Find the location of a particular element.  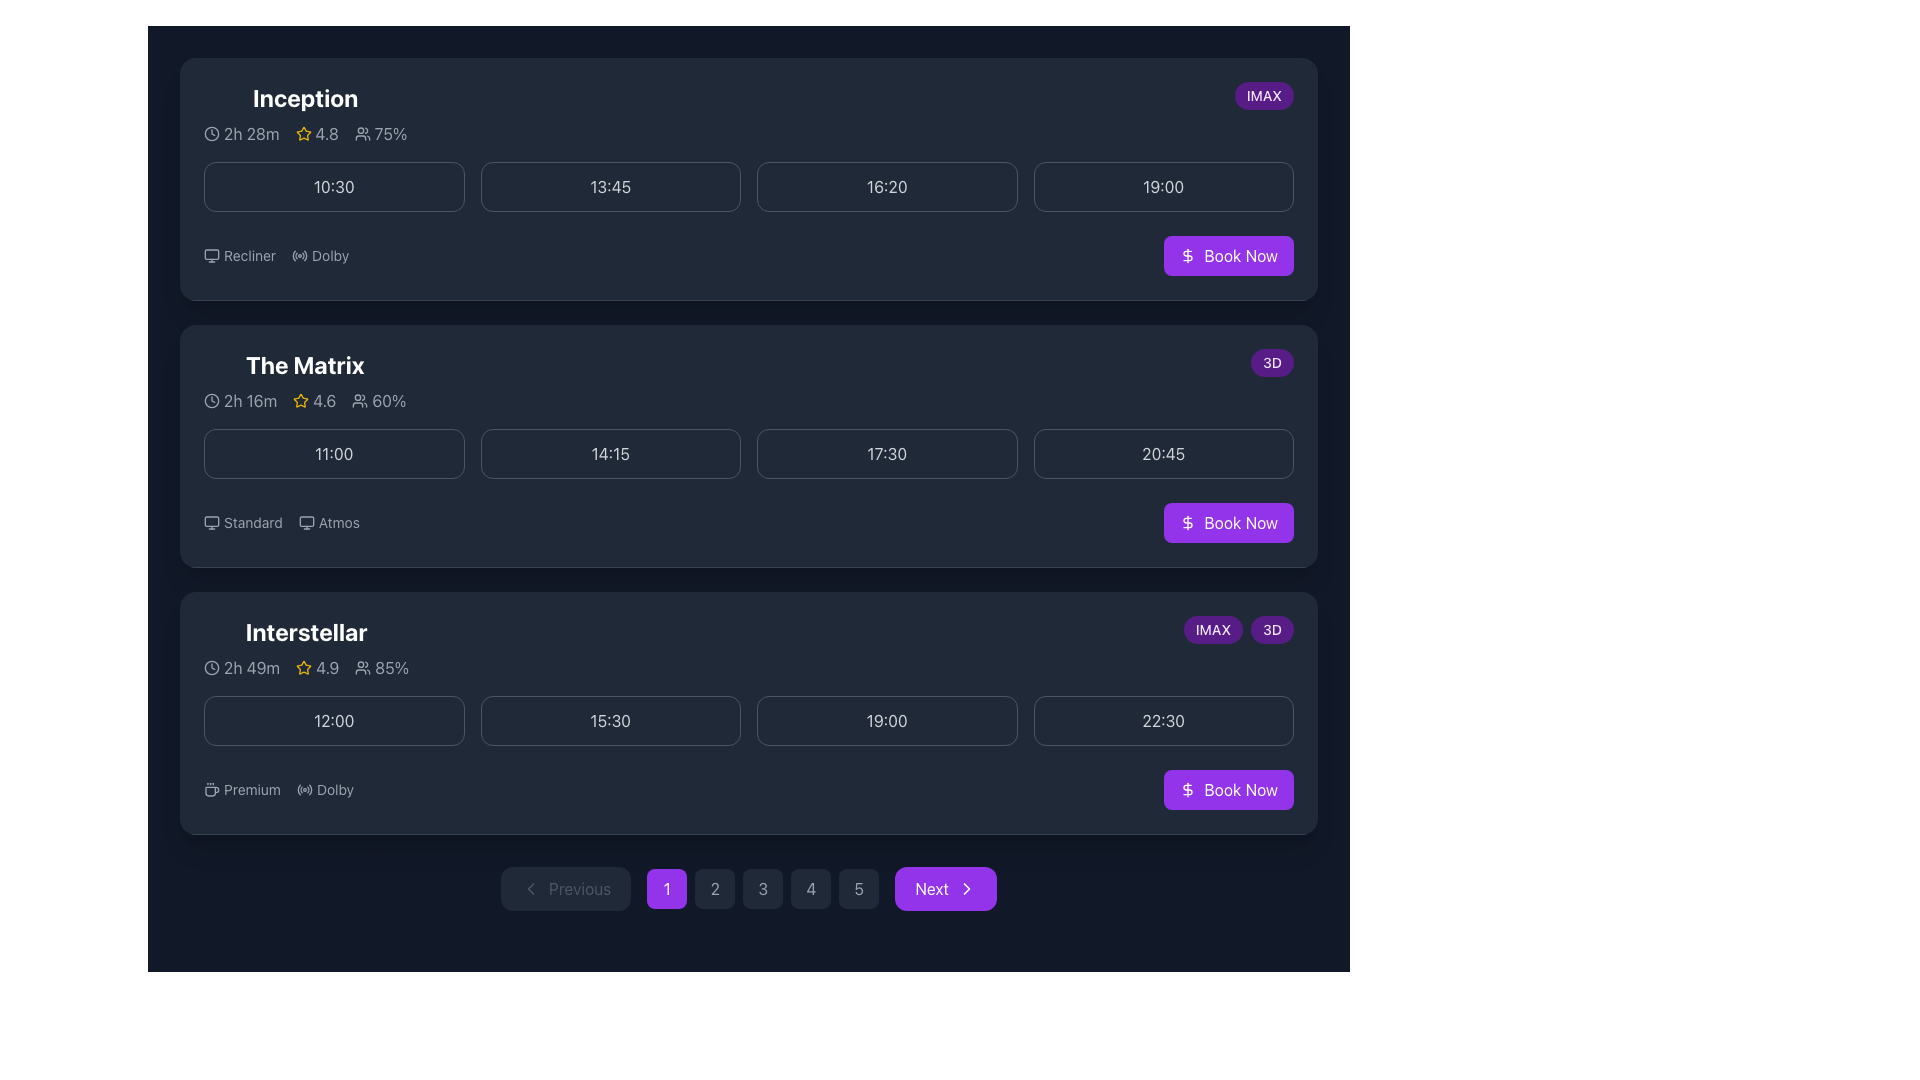

the rating text '4.8' or the yellow star icon is located at coordinates (316, 134).